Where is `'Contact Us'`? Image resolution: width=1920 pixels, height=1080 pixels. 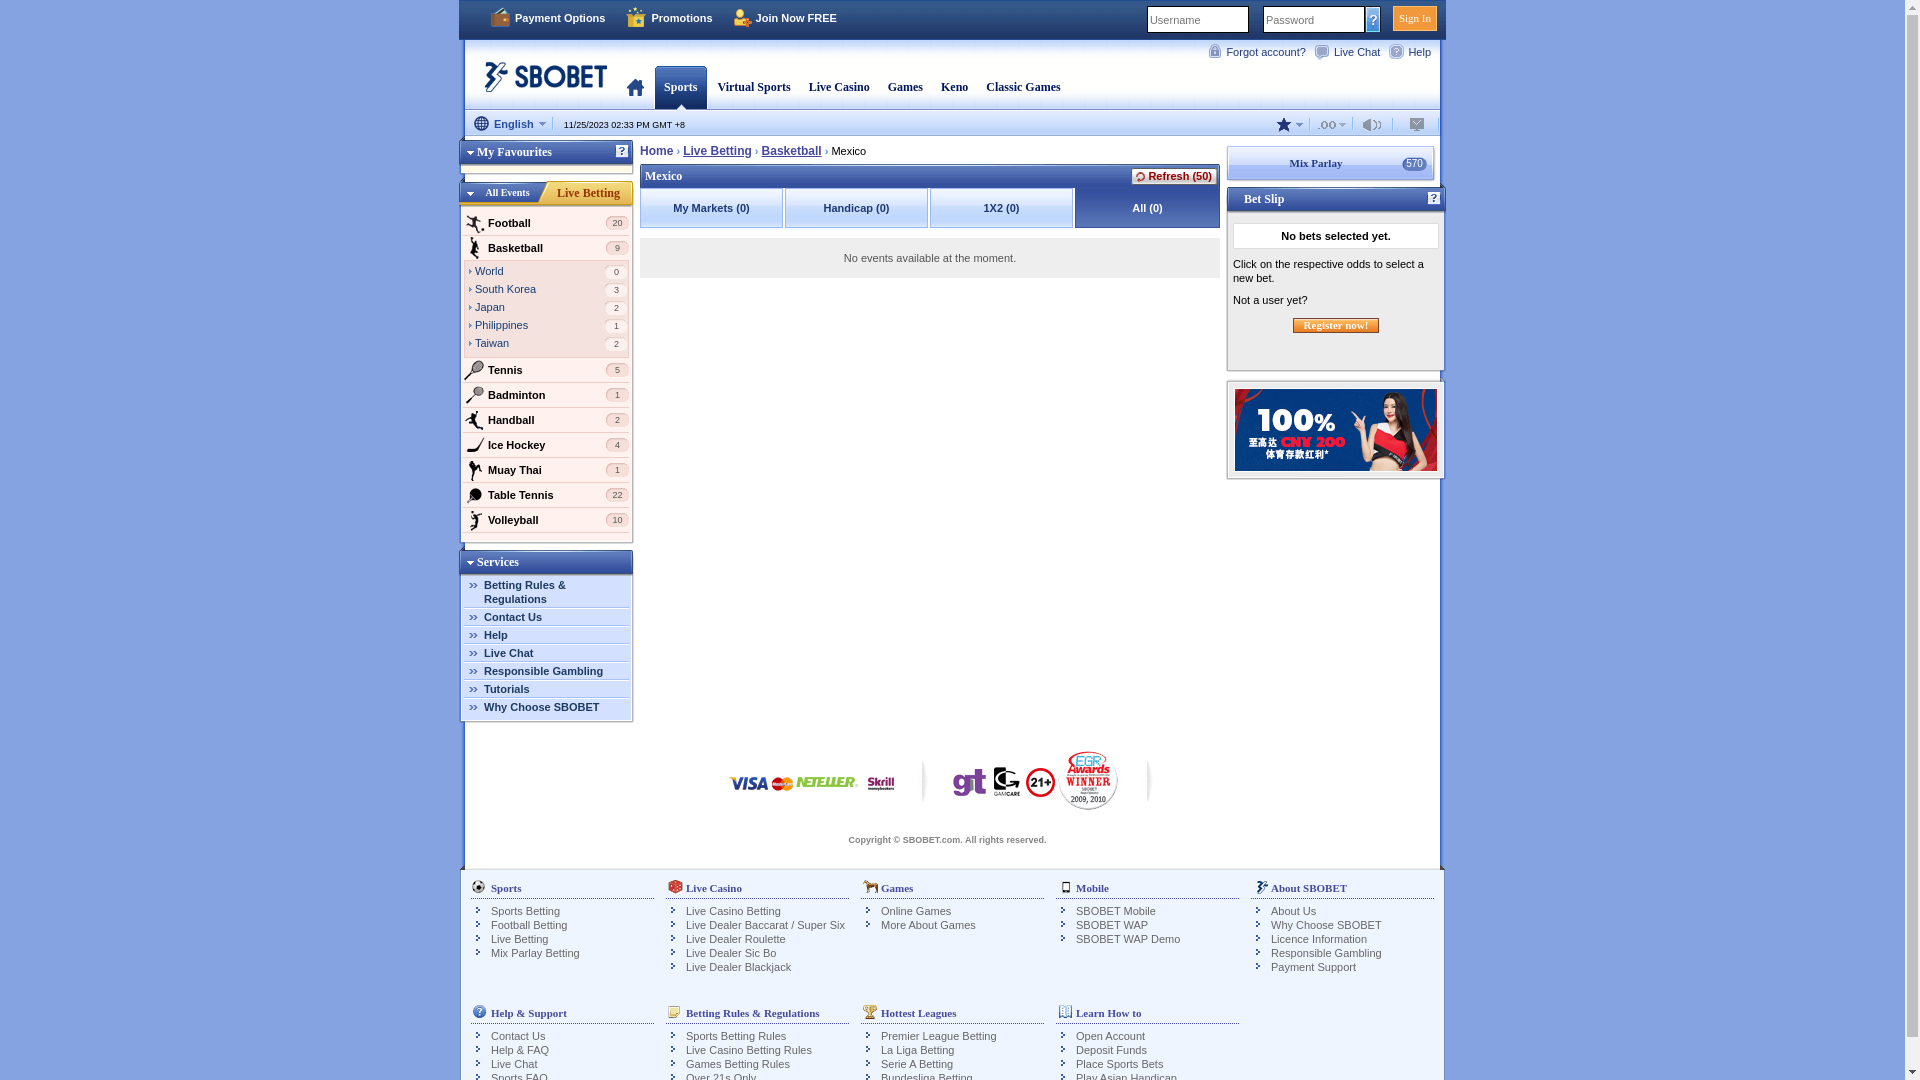 'Contact Us' is located at coordinates (484, 616).